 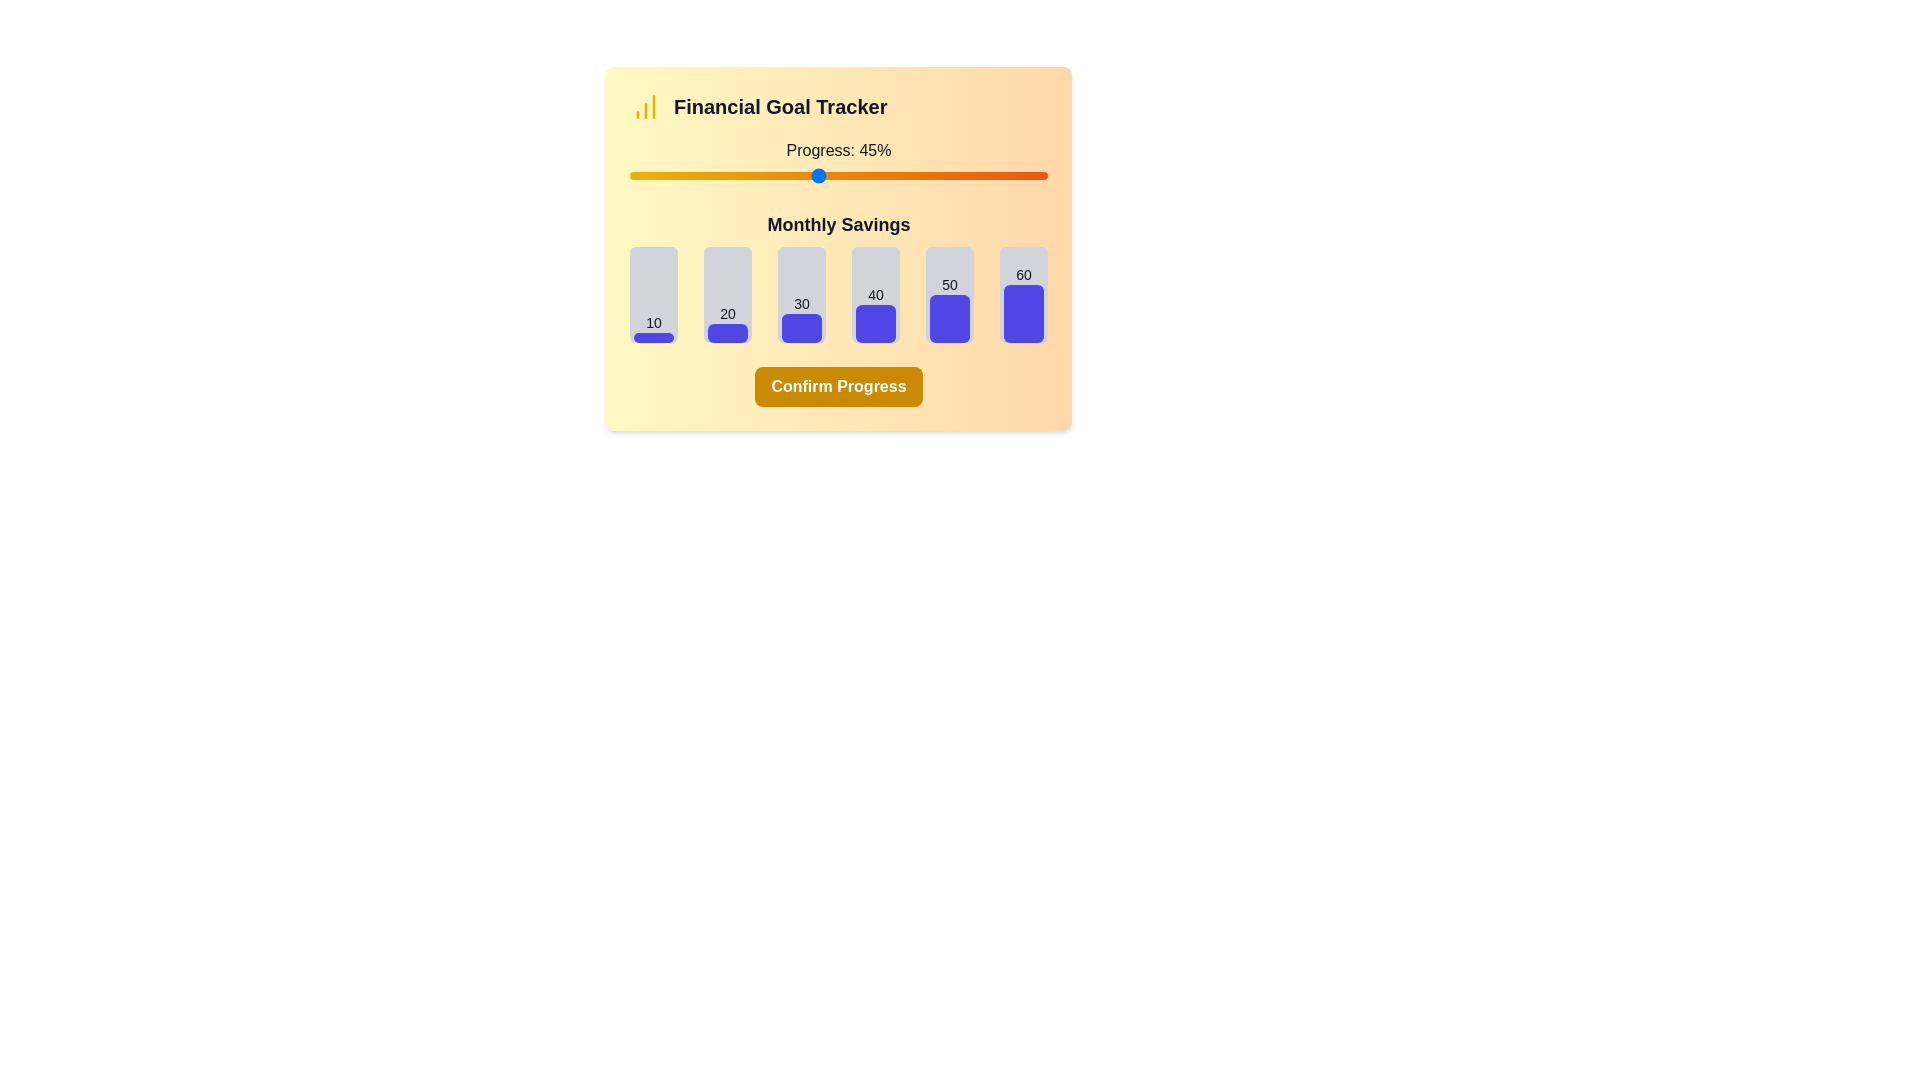 What do you see at coordinates (930, 175) in the screenshot?
I see `the progress slider to 72%` at bounding box center [930, 175].